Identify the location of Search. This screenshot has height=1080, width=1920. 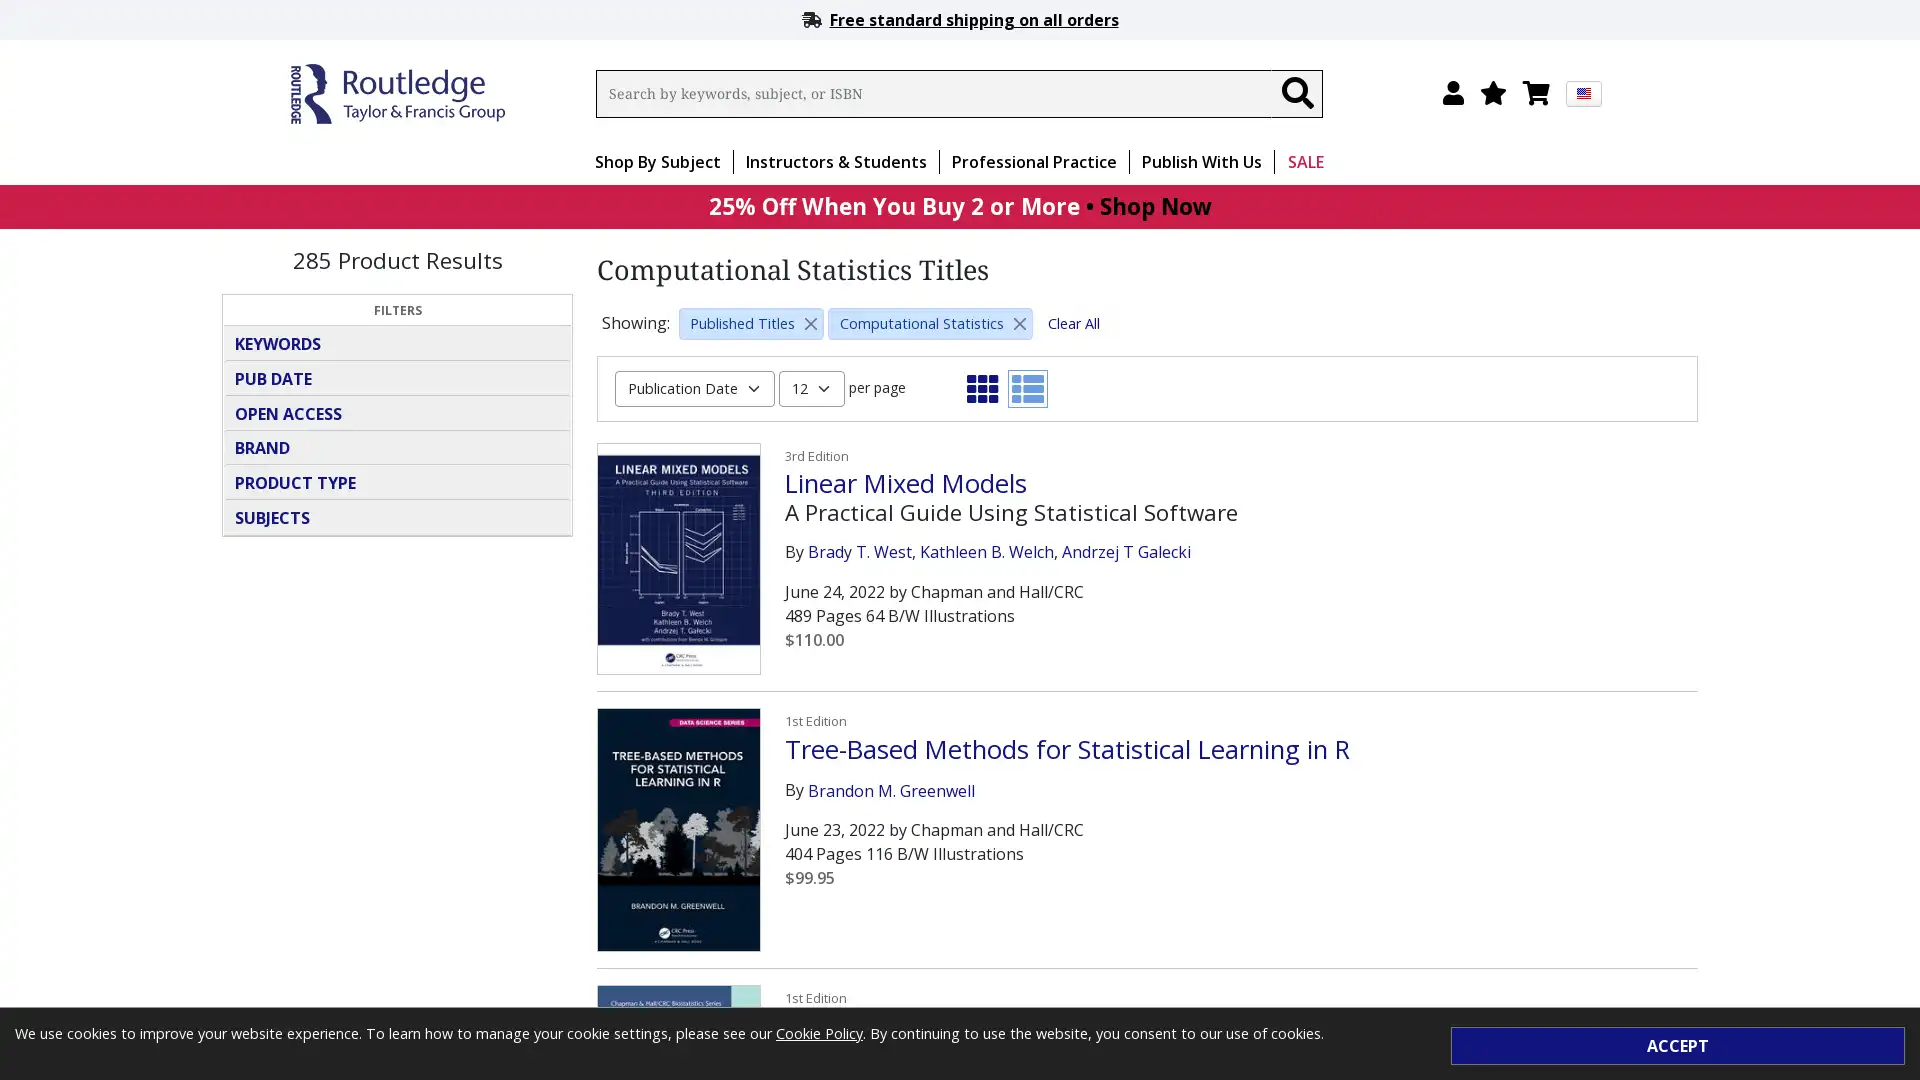
(1296, 93).